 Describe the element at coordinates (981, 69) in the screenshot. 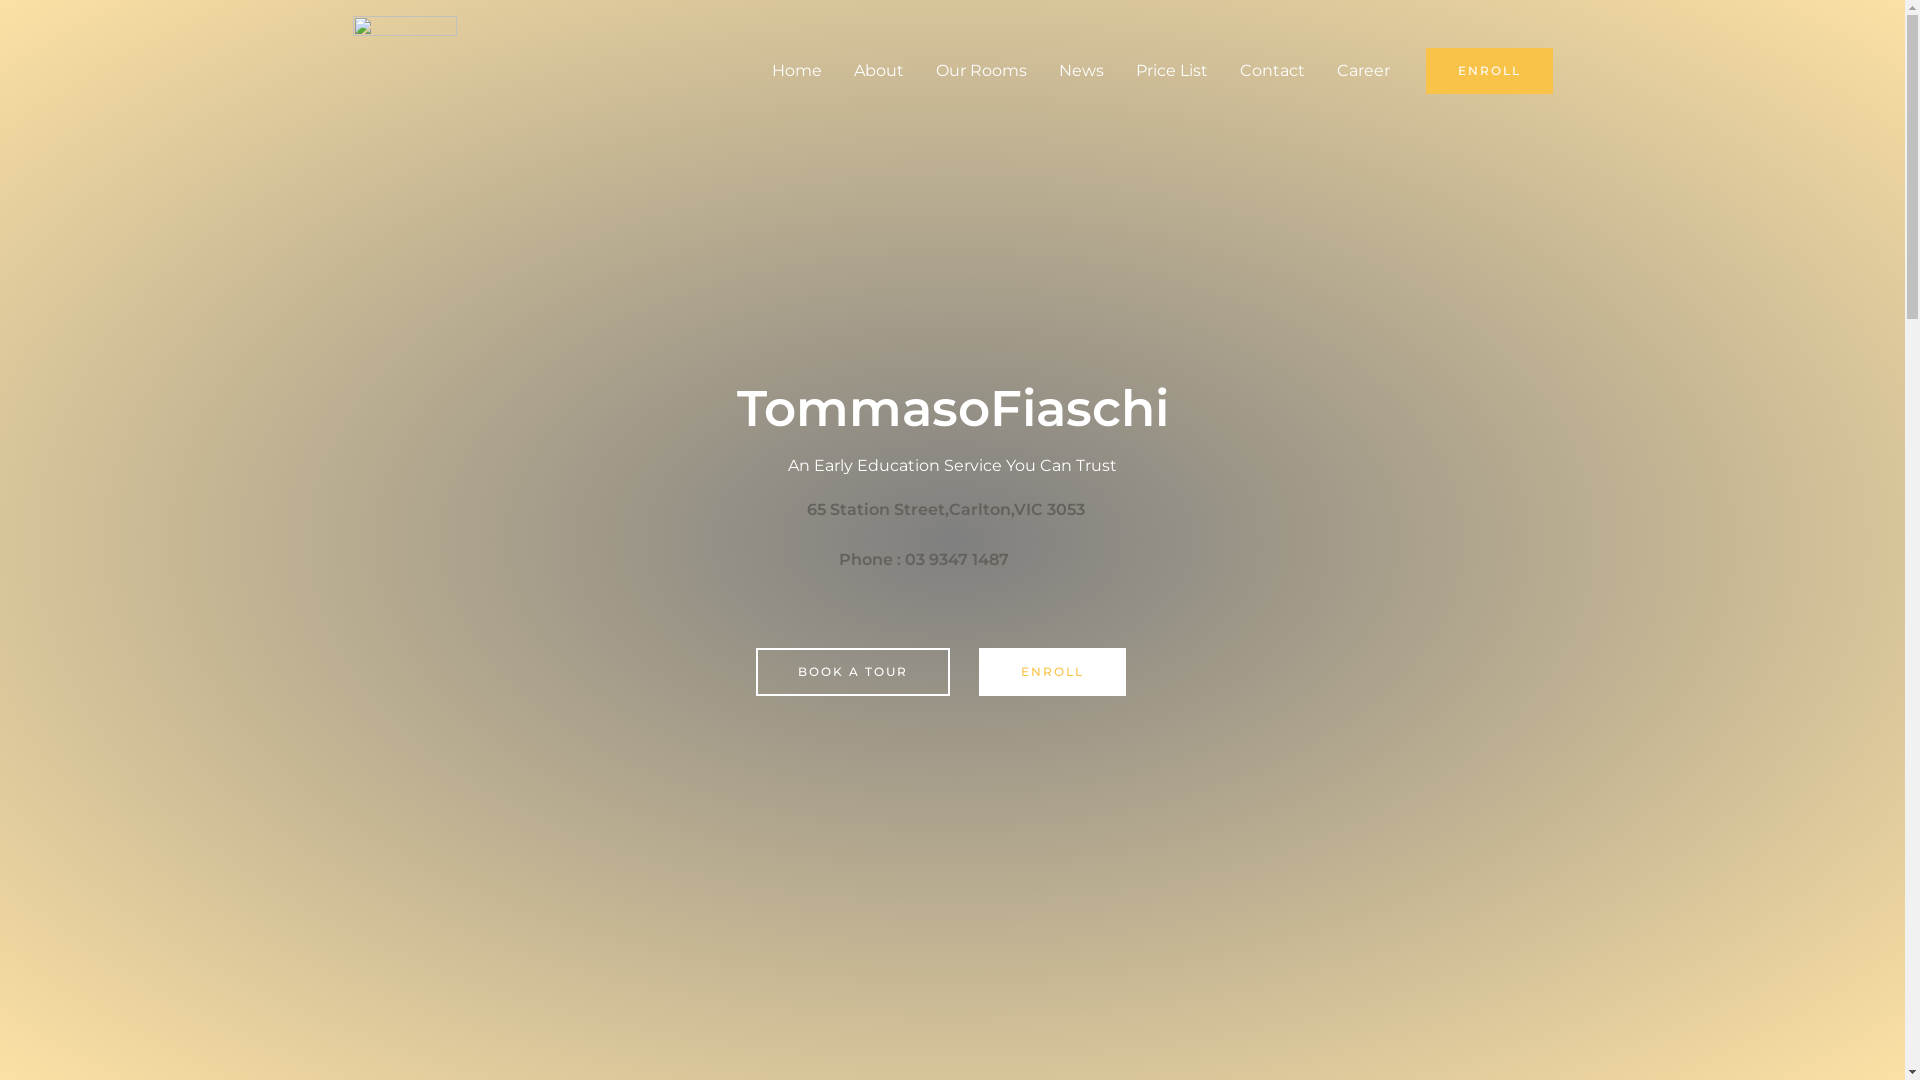

I see `'Our Rooms'` at that location.